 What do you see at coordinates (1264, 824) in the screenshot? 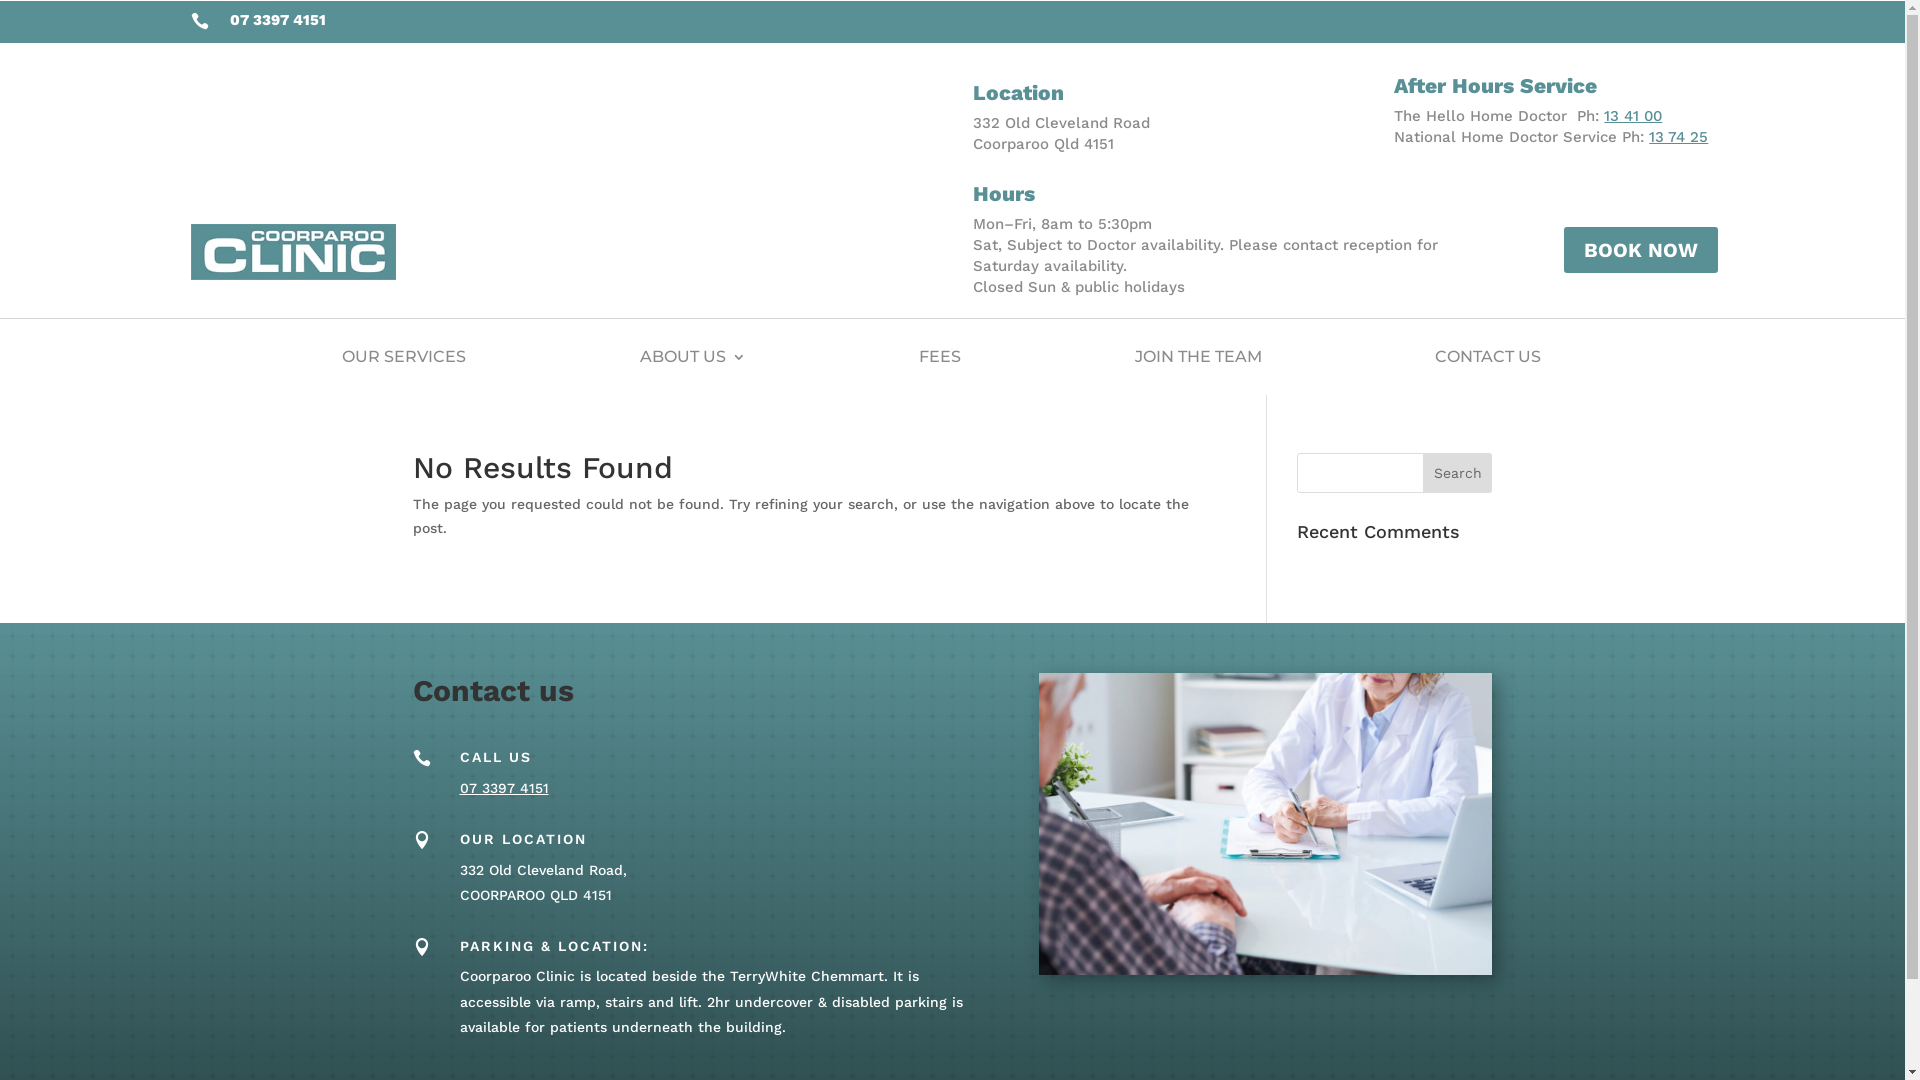
I see `'Medical prescriptions'` at bounding box center [1264, 824].